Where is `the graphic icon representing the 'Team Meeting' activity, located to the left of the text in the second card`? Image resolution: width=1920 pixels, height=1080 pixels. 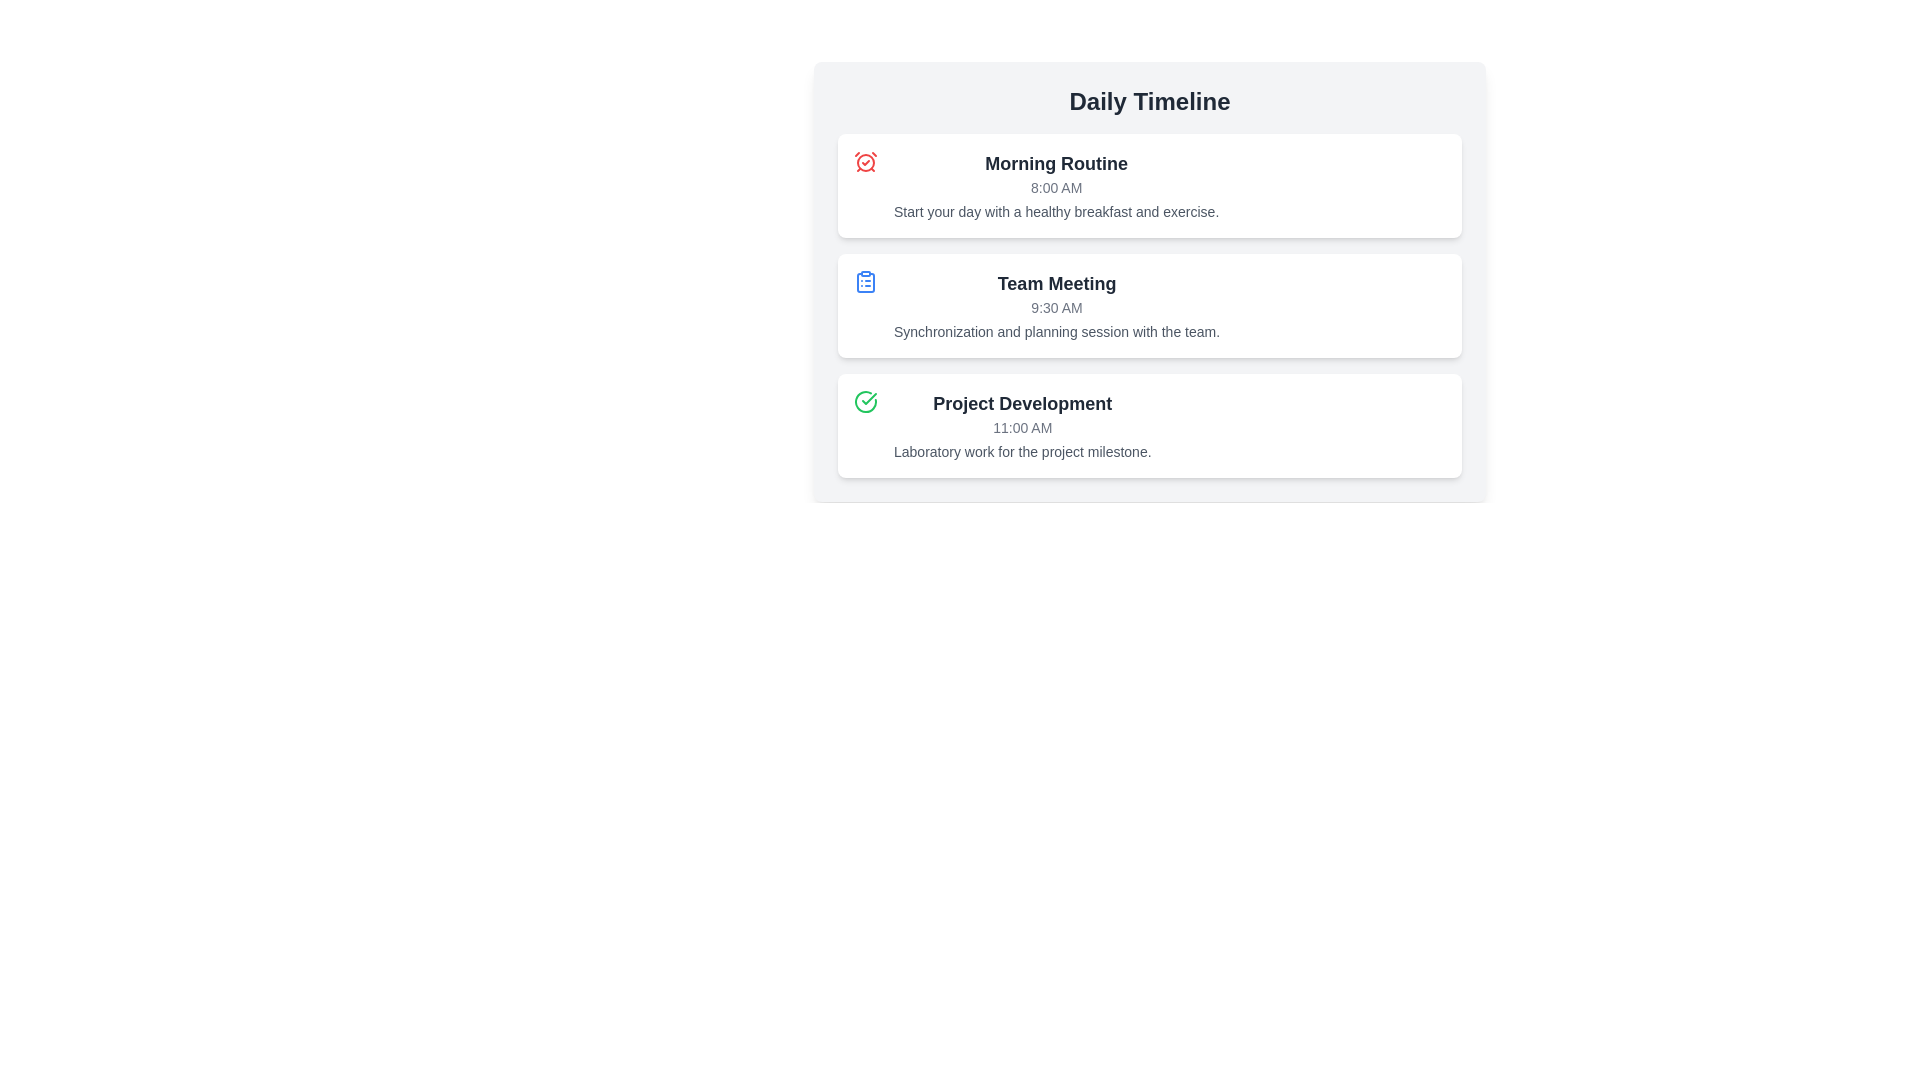 the graphic icon representing the 'Team Meeting' activity, located to the left of the text in the second card is located at coordinates (865, 281).